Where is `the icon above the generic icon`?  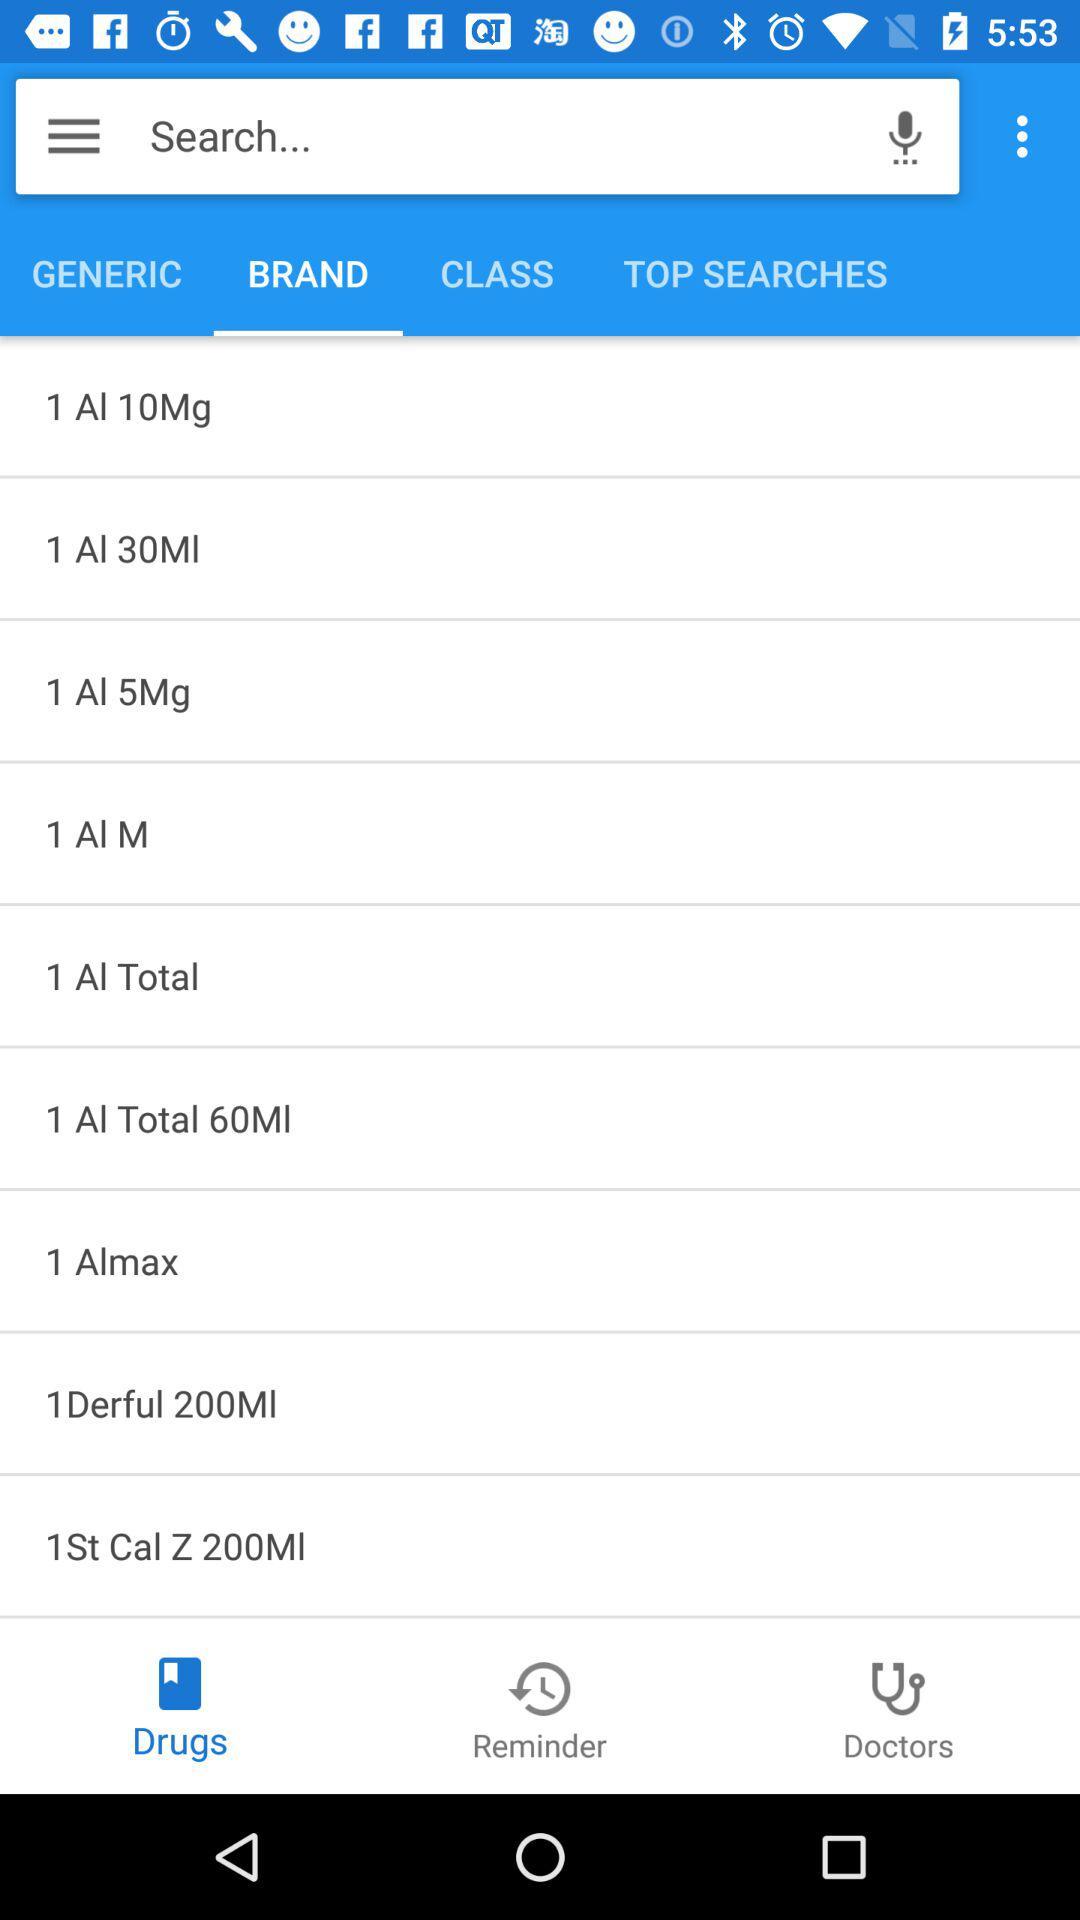
the icon above the generic icon is located at coordinates (72, 135).